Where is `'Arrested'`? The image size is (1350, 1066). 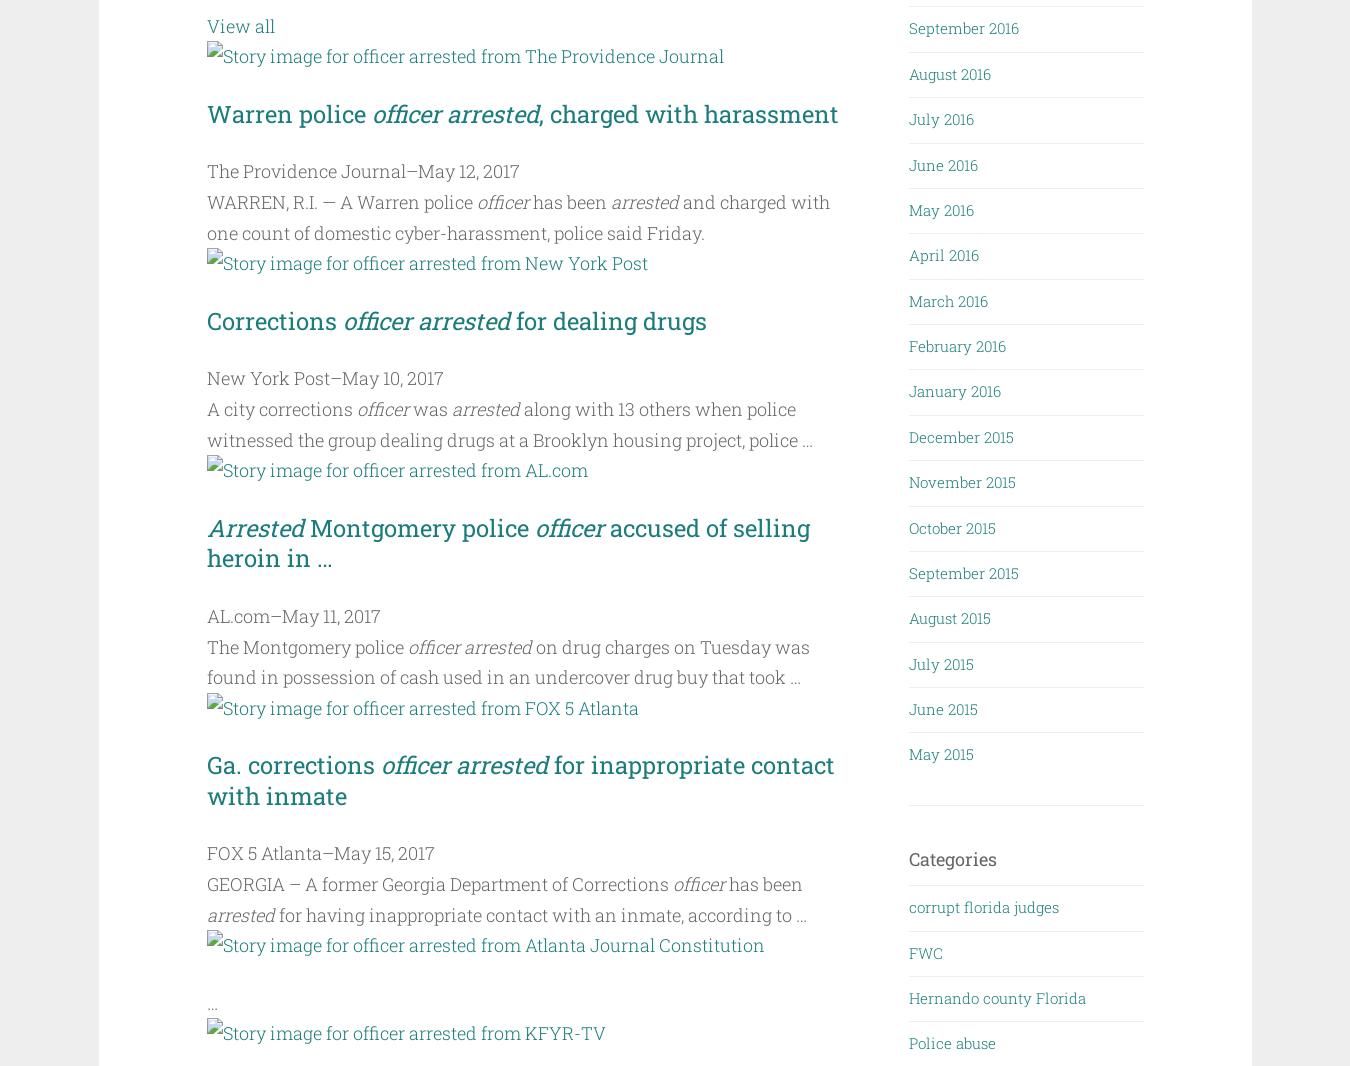 'Arrested' is located at coordinates (253, 527).